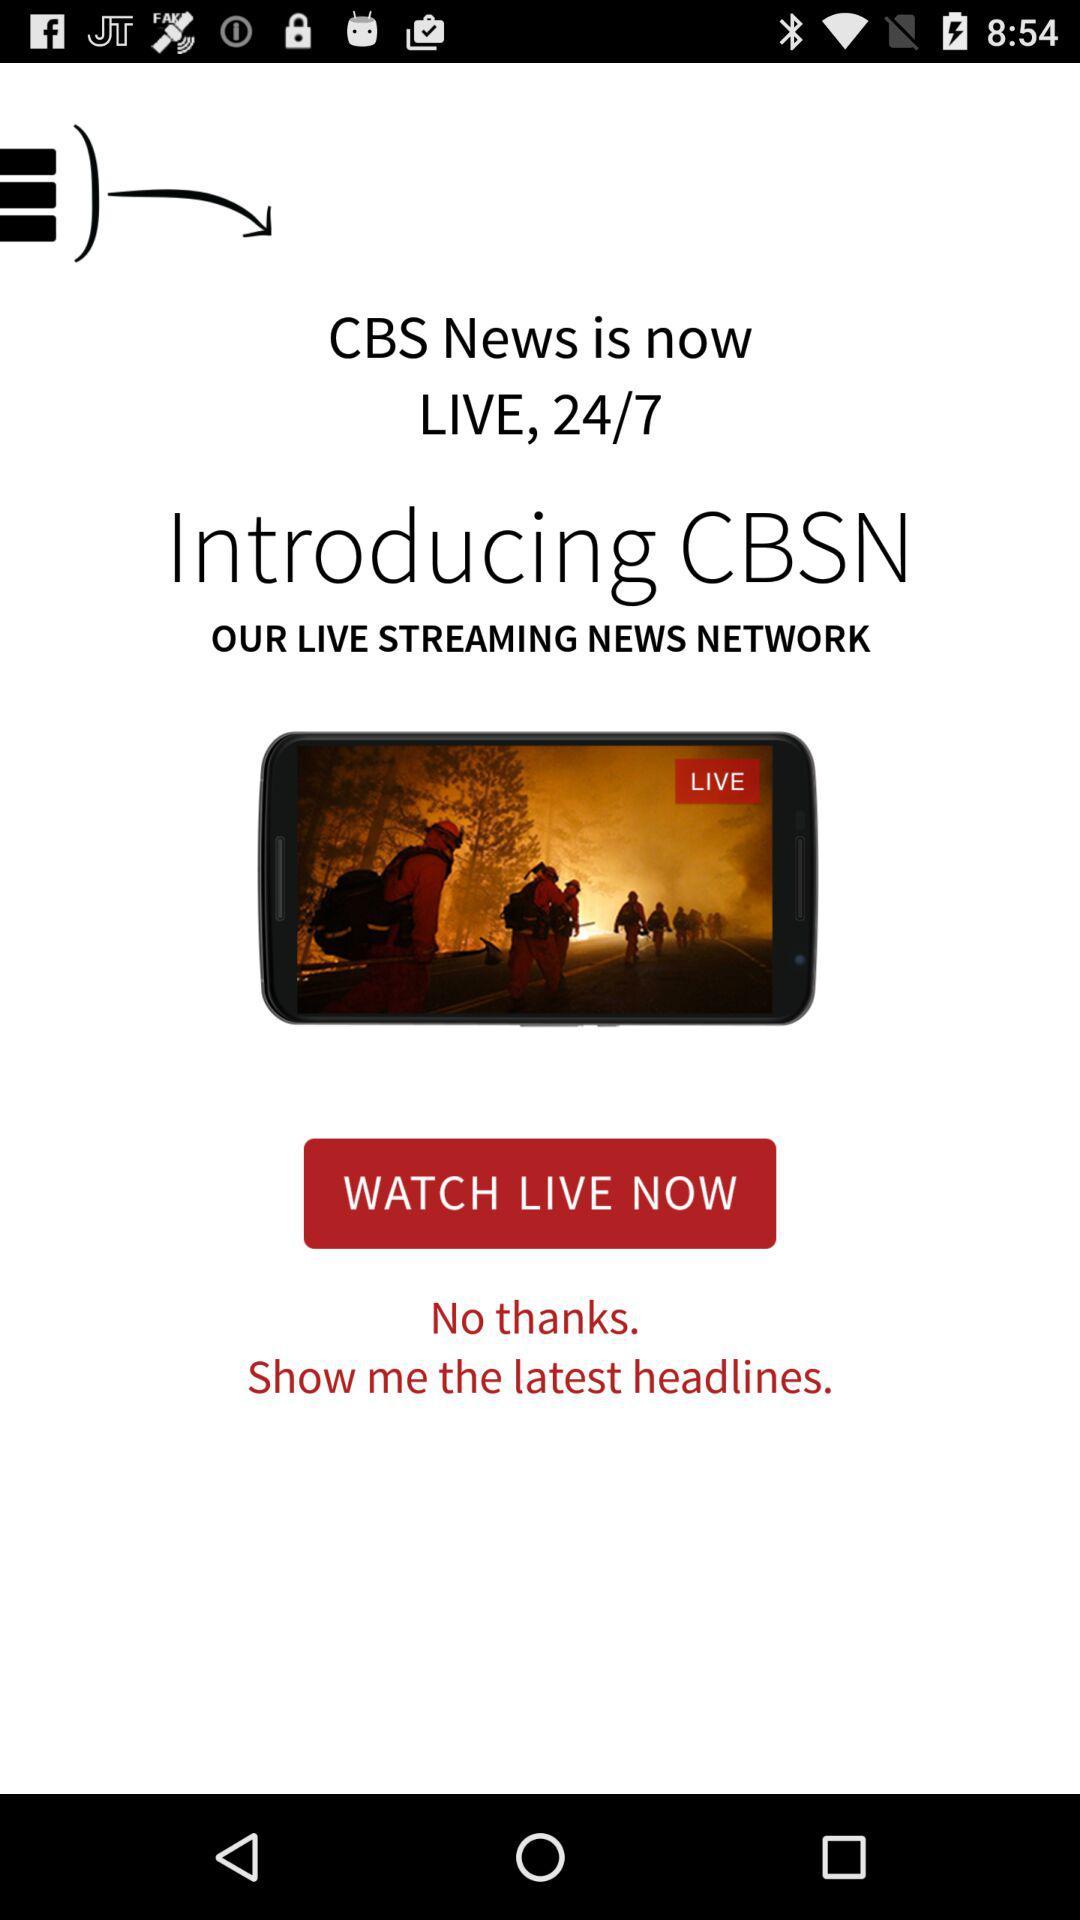  What do you see at coordinates (540, 1348) in the screenshot?
I see `no thanks show item` at bounding box center [540, 1348].